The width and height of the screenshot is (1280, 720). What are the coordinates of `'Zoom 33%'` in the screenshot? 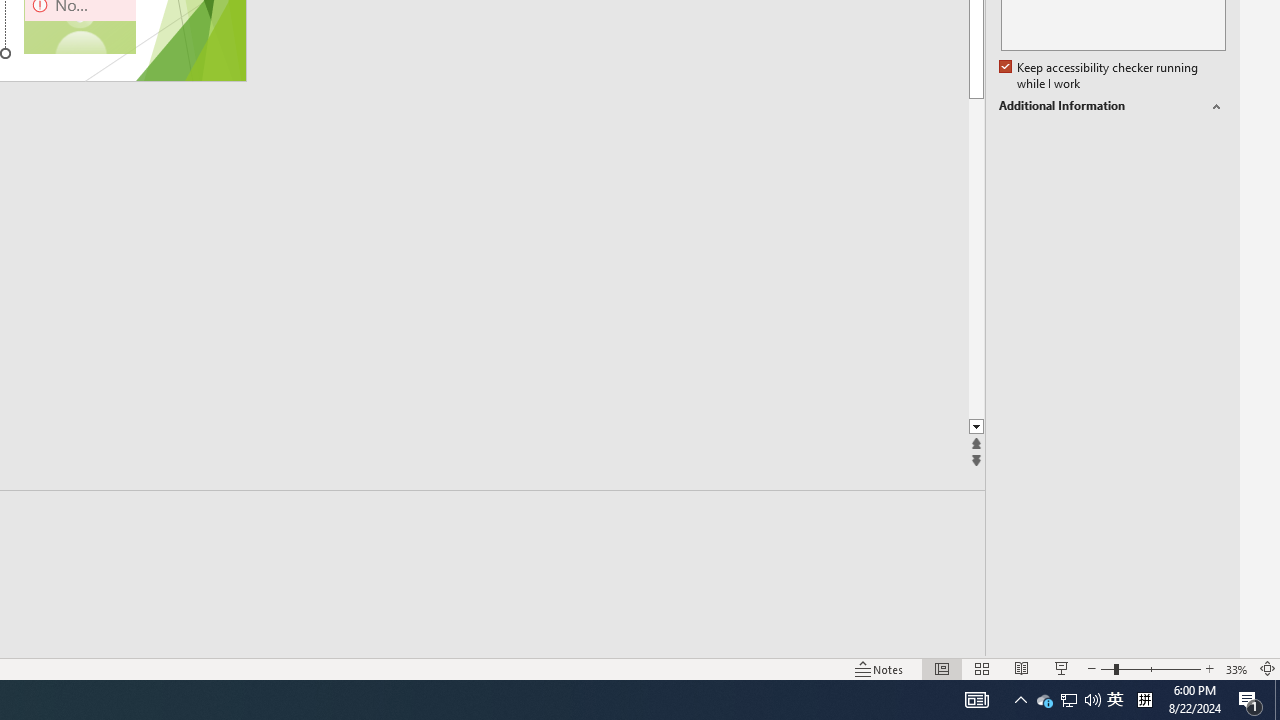 It's located at (1236, 669).